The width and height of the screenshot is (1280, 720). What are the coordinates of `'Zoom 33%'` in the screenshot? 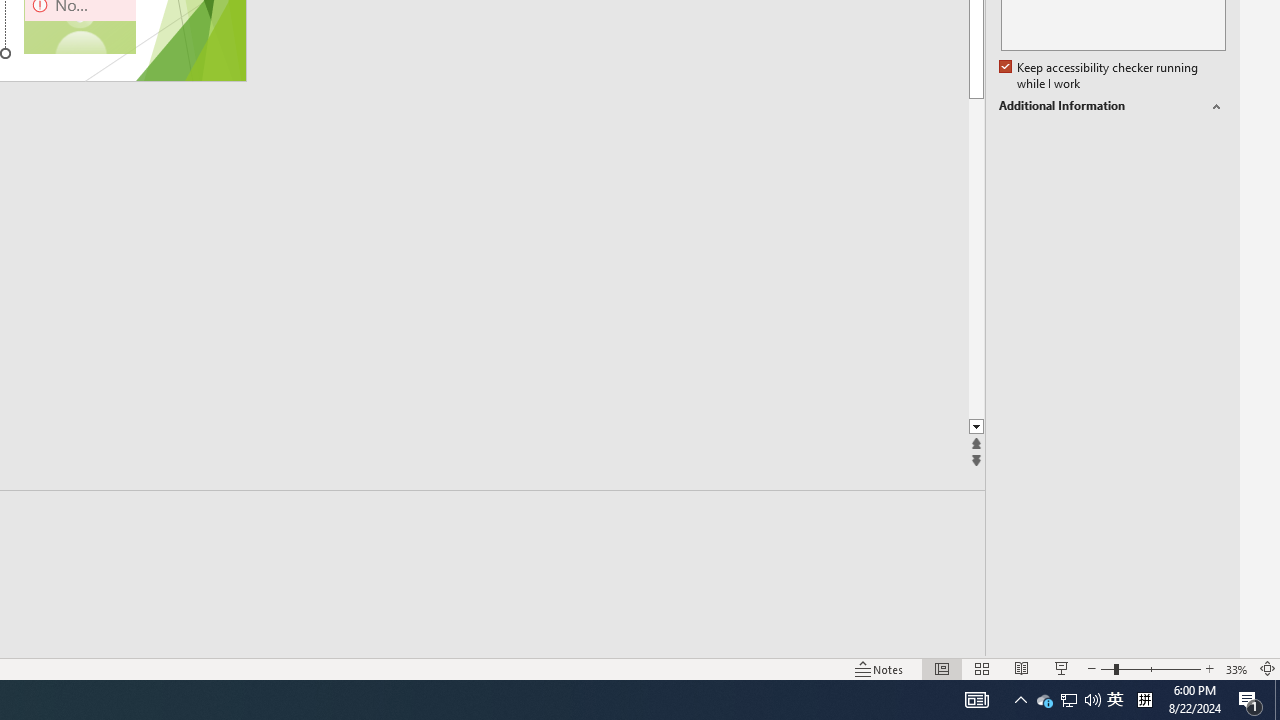 It's located at (1236, 669).